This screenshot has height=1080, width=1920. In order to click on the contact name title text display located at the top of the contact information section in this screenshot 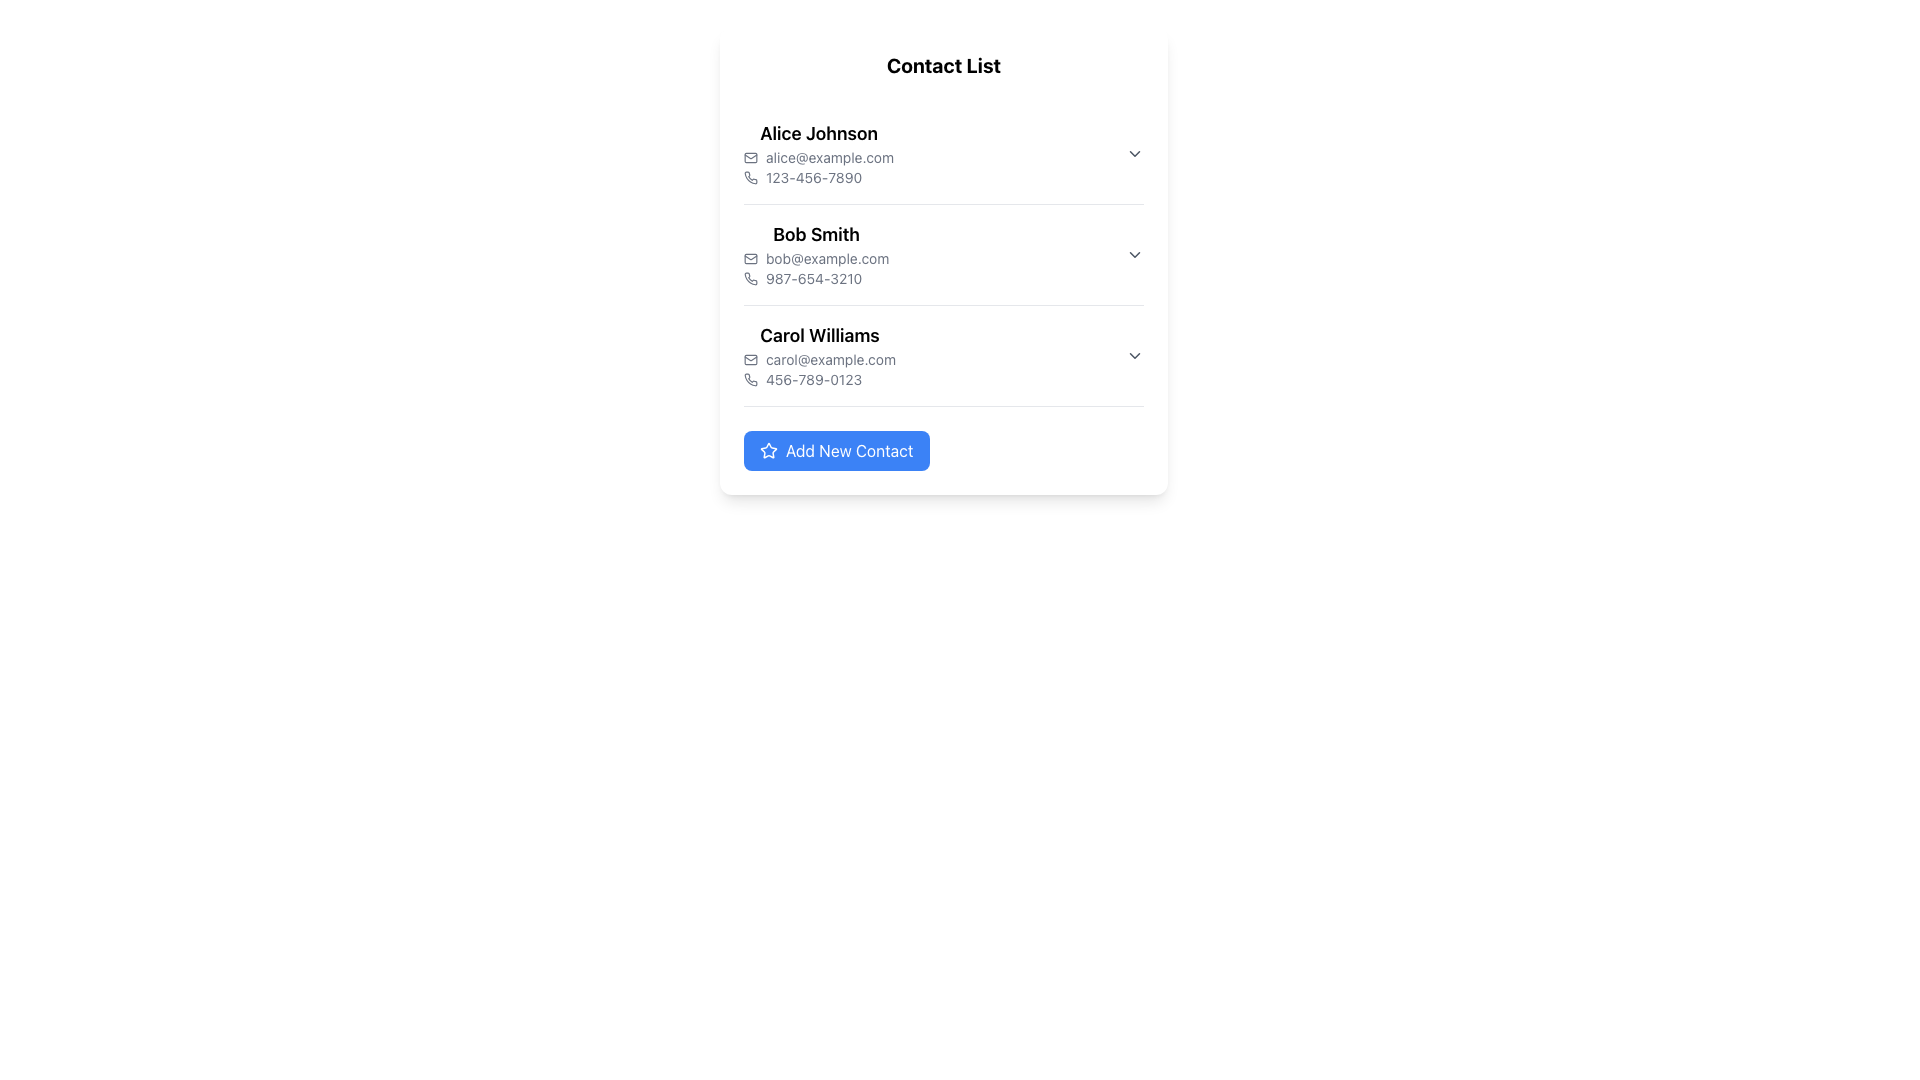, I will do `click(819, 134)`.